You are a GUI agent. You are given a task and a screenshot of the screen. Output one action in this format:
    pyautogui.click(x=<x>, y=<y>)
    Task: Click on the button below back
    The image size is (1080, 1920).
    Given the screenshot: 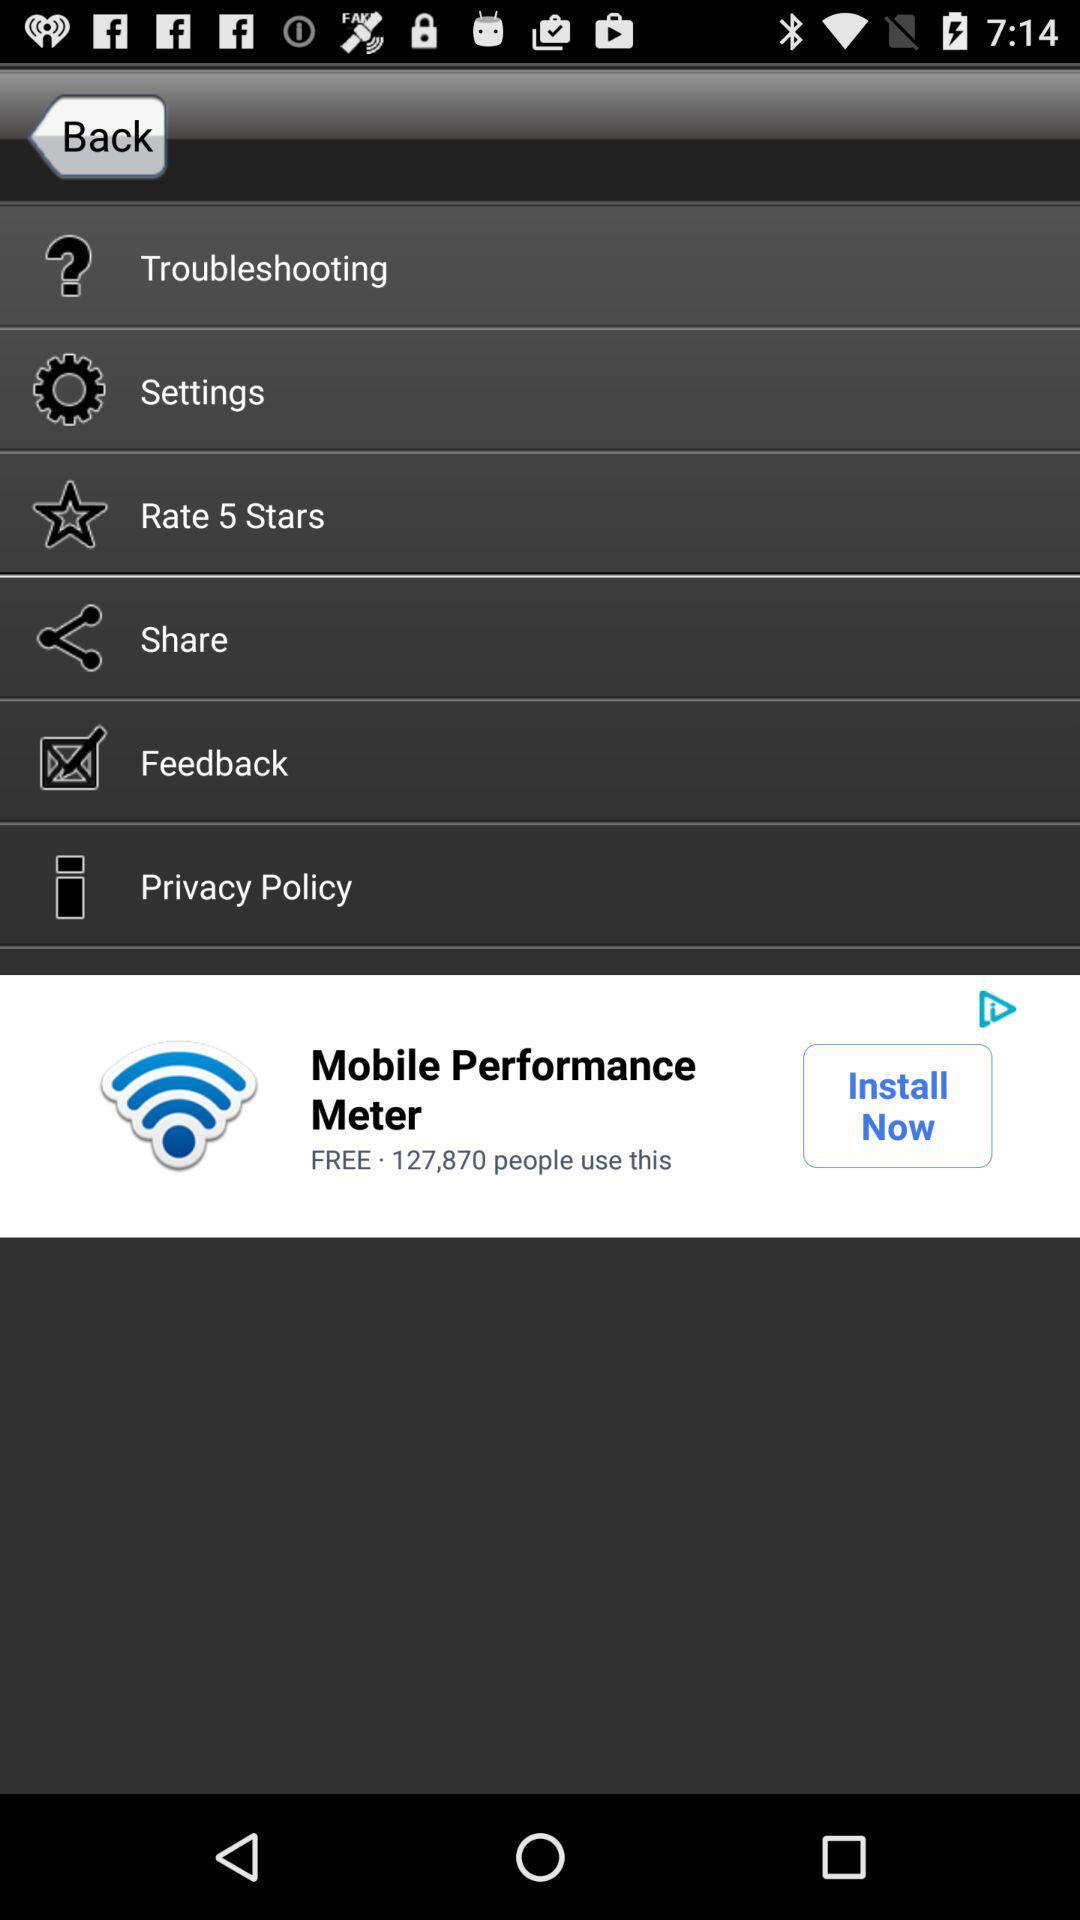 What is the action you would take?
    pyautogui.click(x=540, y=264)
    